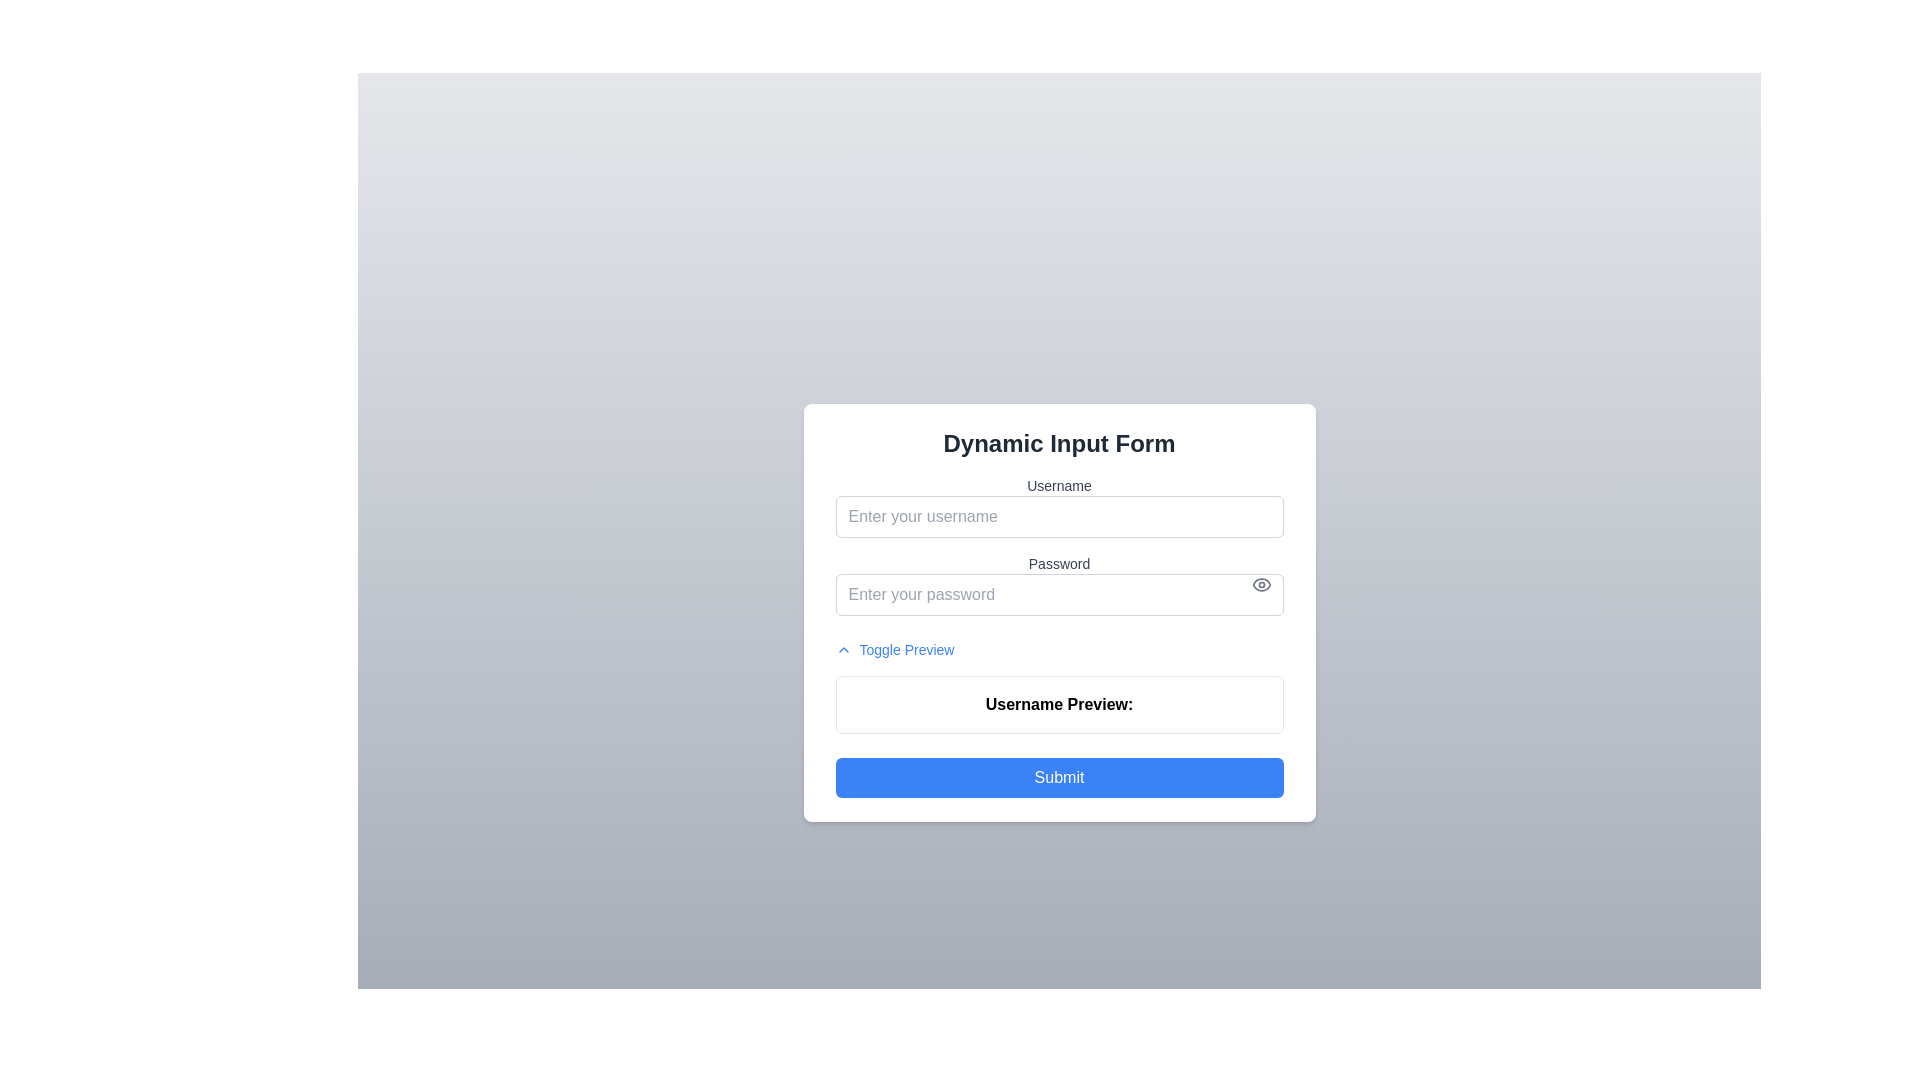 Image resolution: width=1920 pixels, height=1080 pixels. I want to click on the 'Password' label, which is a small-sized, medium-weight, gray text label positioned above the password input field in the form layout, so click(1058, 563).